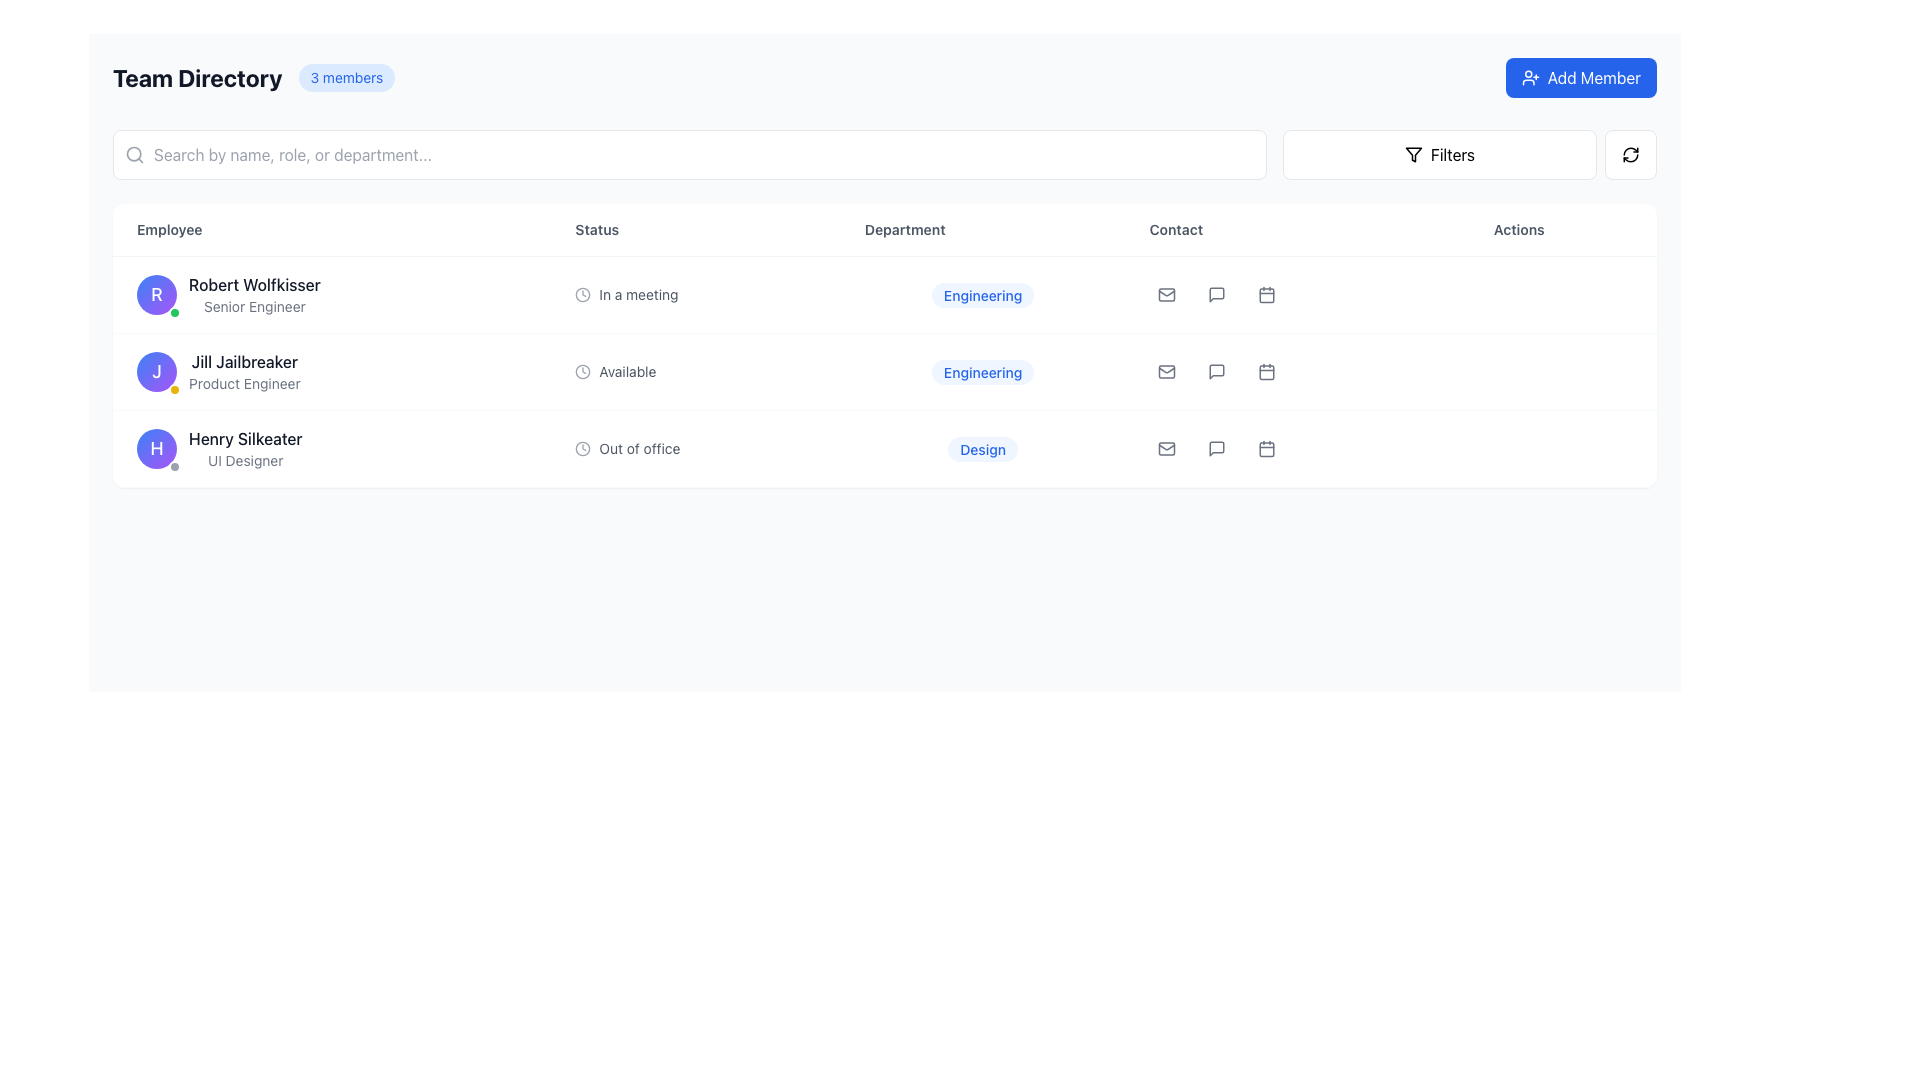  I want to click on the calendar icon button located in the 'Actions' column of the row for 'Henry Silkeater', so click(1265, 447).